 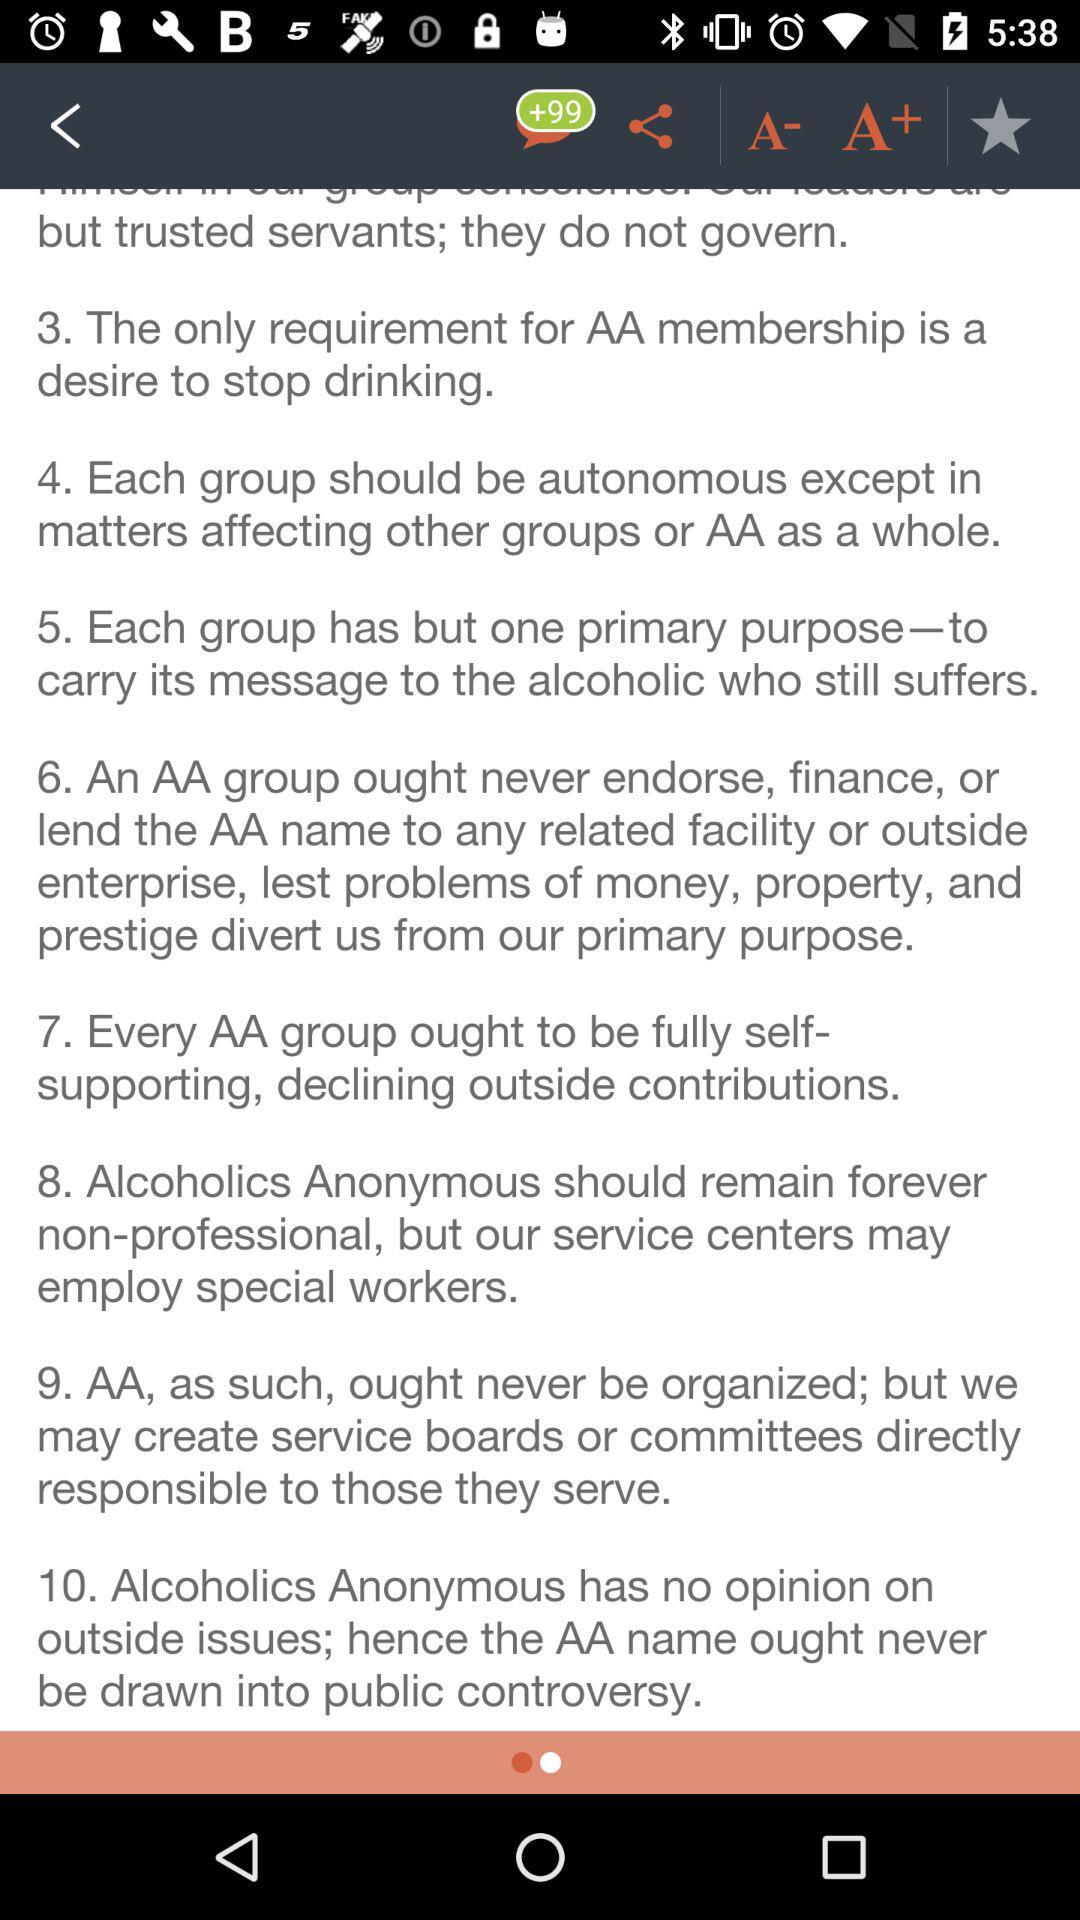 I want to click on favourite, so click(x=1000, y=124).